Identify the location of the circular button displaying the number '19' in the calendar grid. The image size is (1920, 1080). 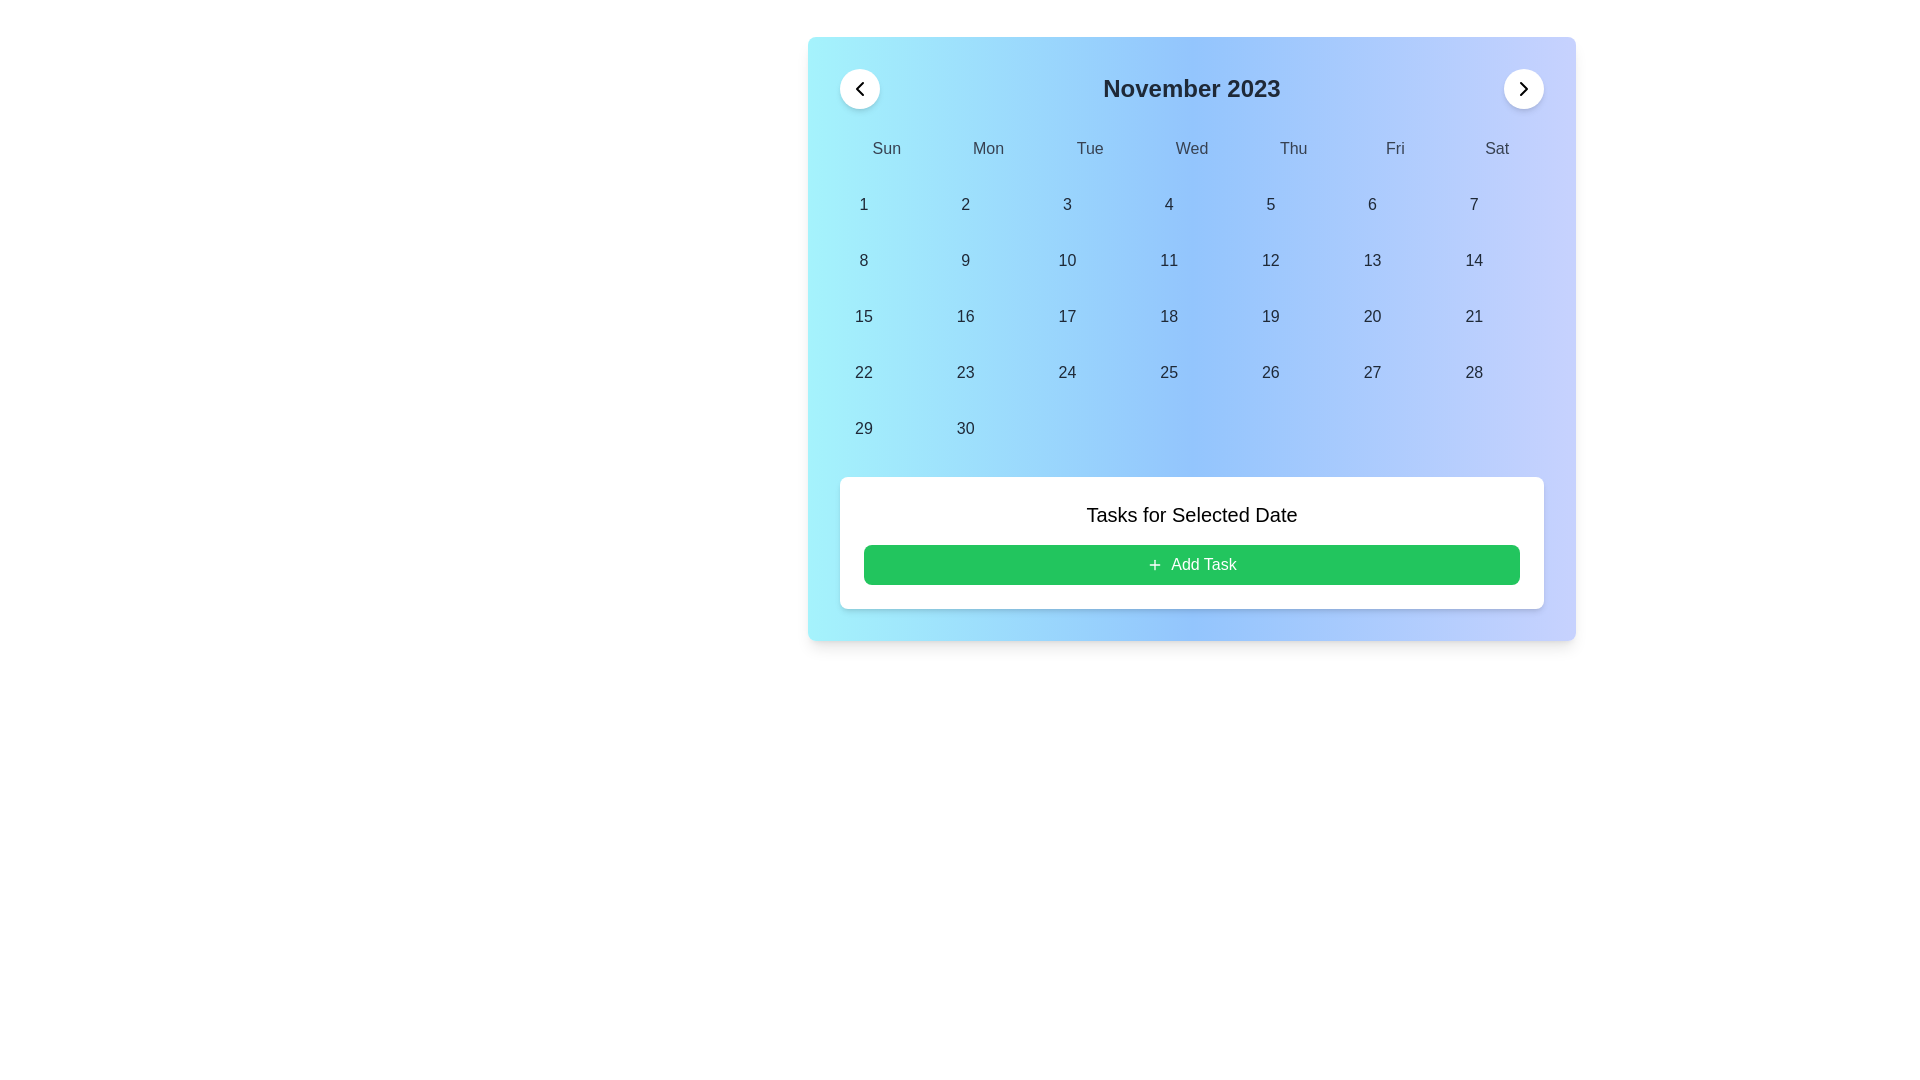
(1269, 315).